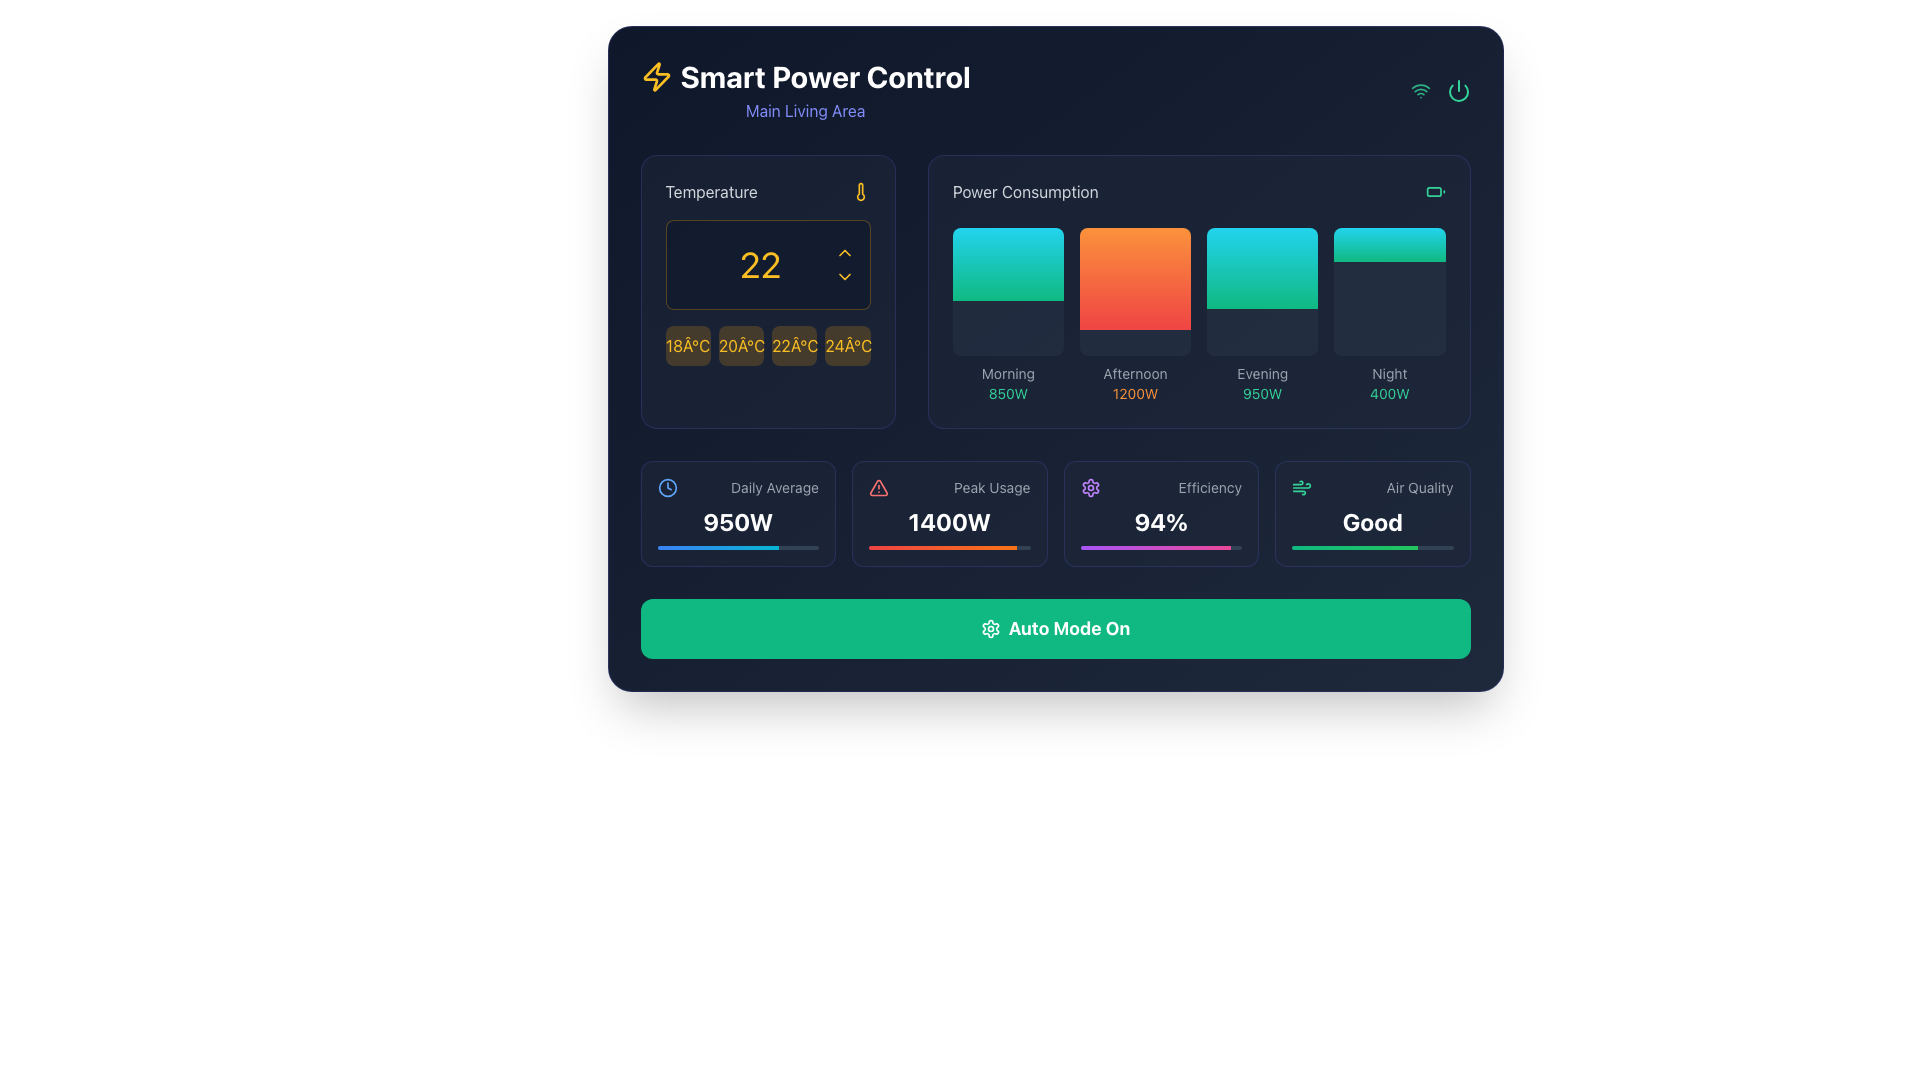 The width and height of the screenshot is (1920, 1080). I want to click on the triangular warning icon with a red color scheme located next to the 'Peak Usage' text and the numerical data '1400W', so click(878, 488).